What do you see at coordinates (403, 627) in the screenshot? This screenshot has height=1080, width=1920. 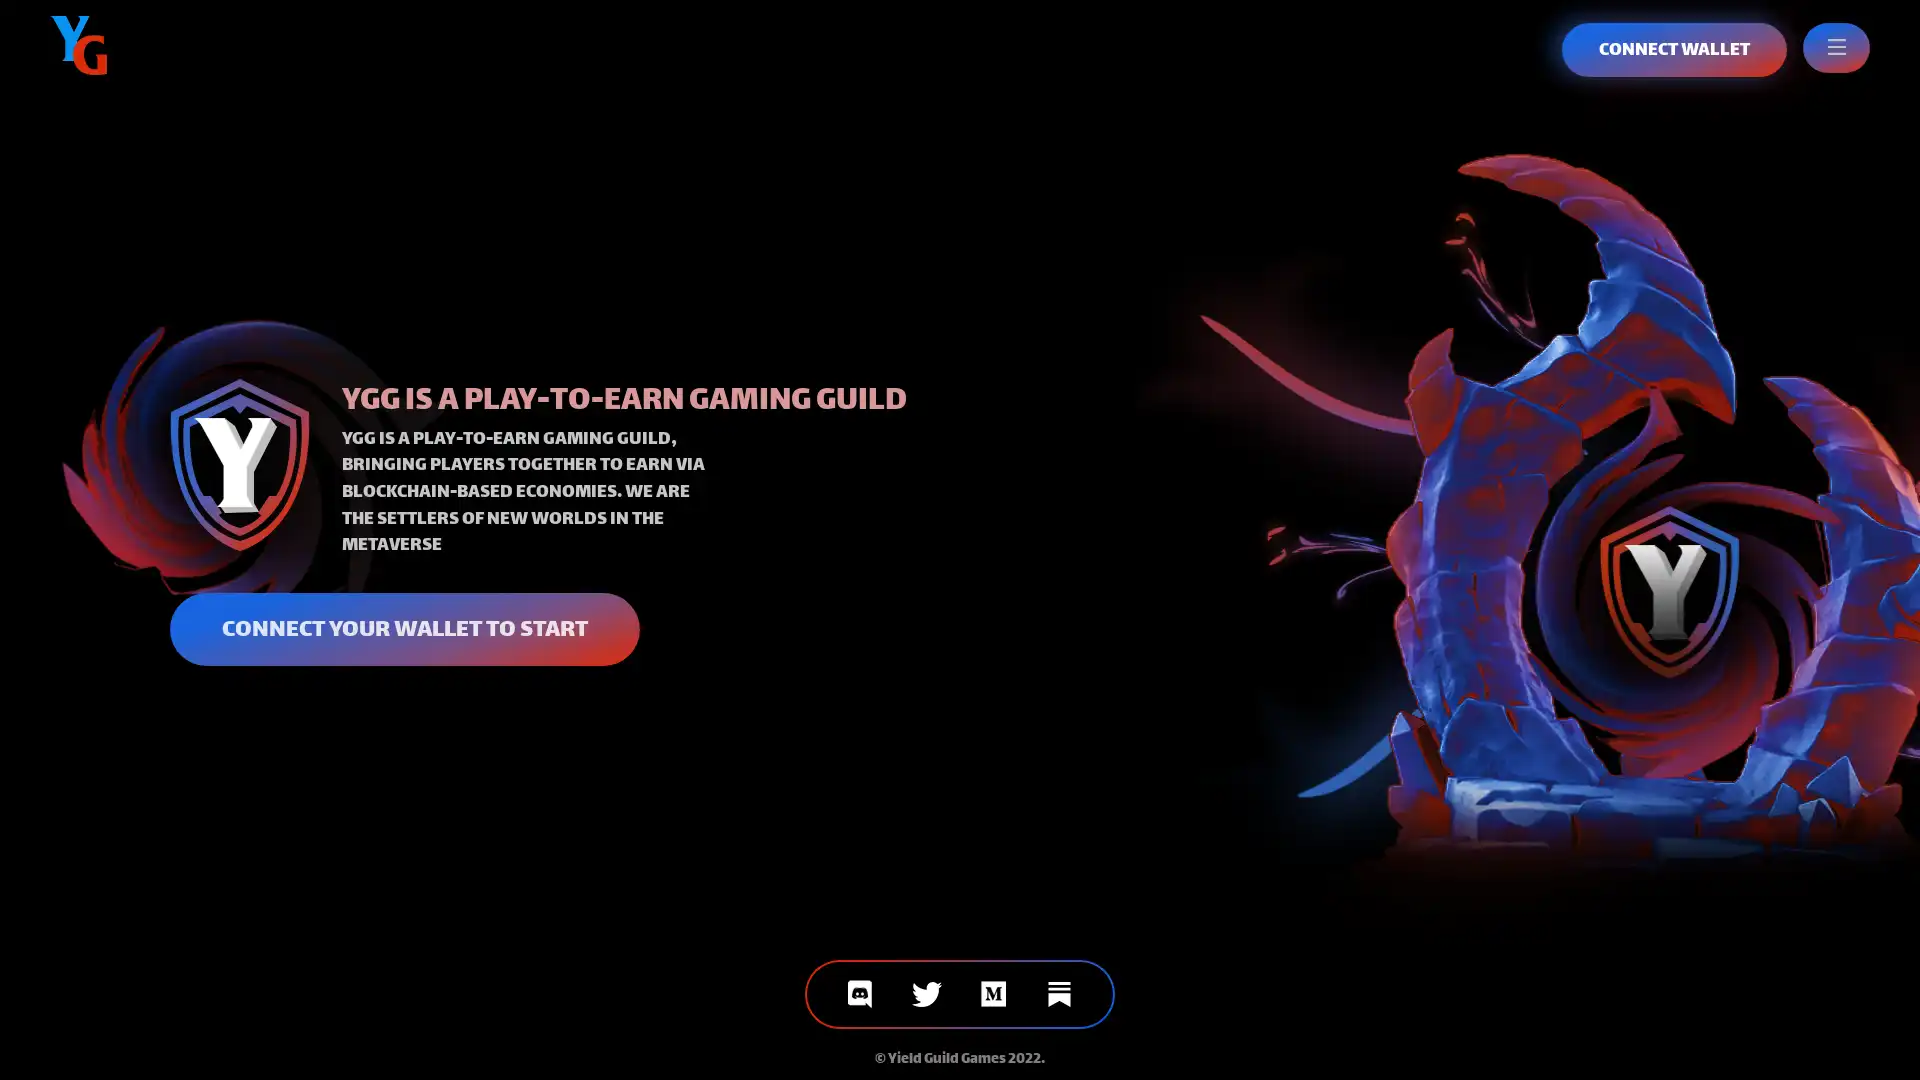 I see `CONNECT YOUR WALLET TO START` at bounding box center [403, 627].